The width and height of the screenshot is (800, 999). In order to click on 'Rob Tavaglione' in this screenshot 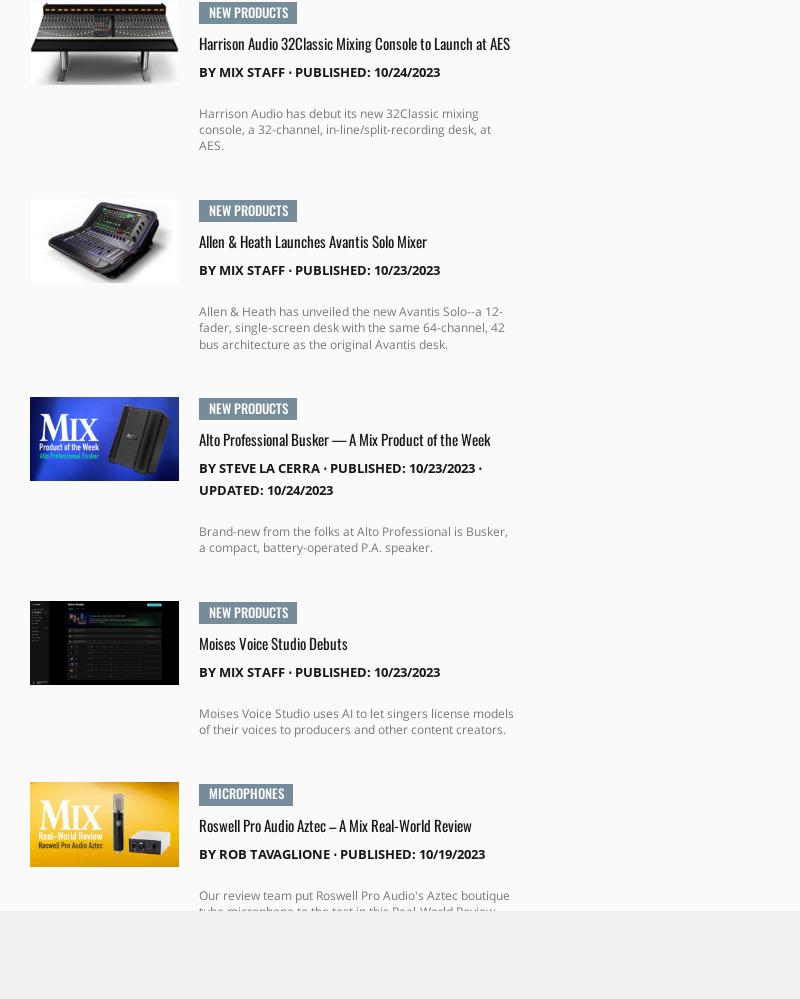, I will do `click(273, 852)`.